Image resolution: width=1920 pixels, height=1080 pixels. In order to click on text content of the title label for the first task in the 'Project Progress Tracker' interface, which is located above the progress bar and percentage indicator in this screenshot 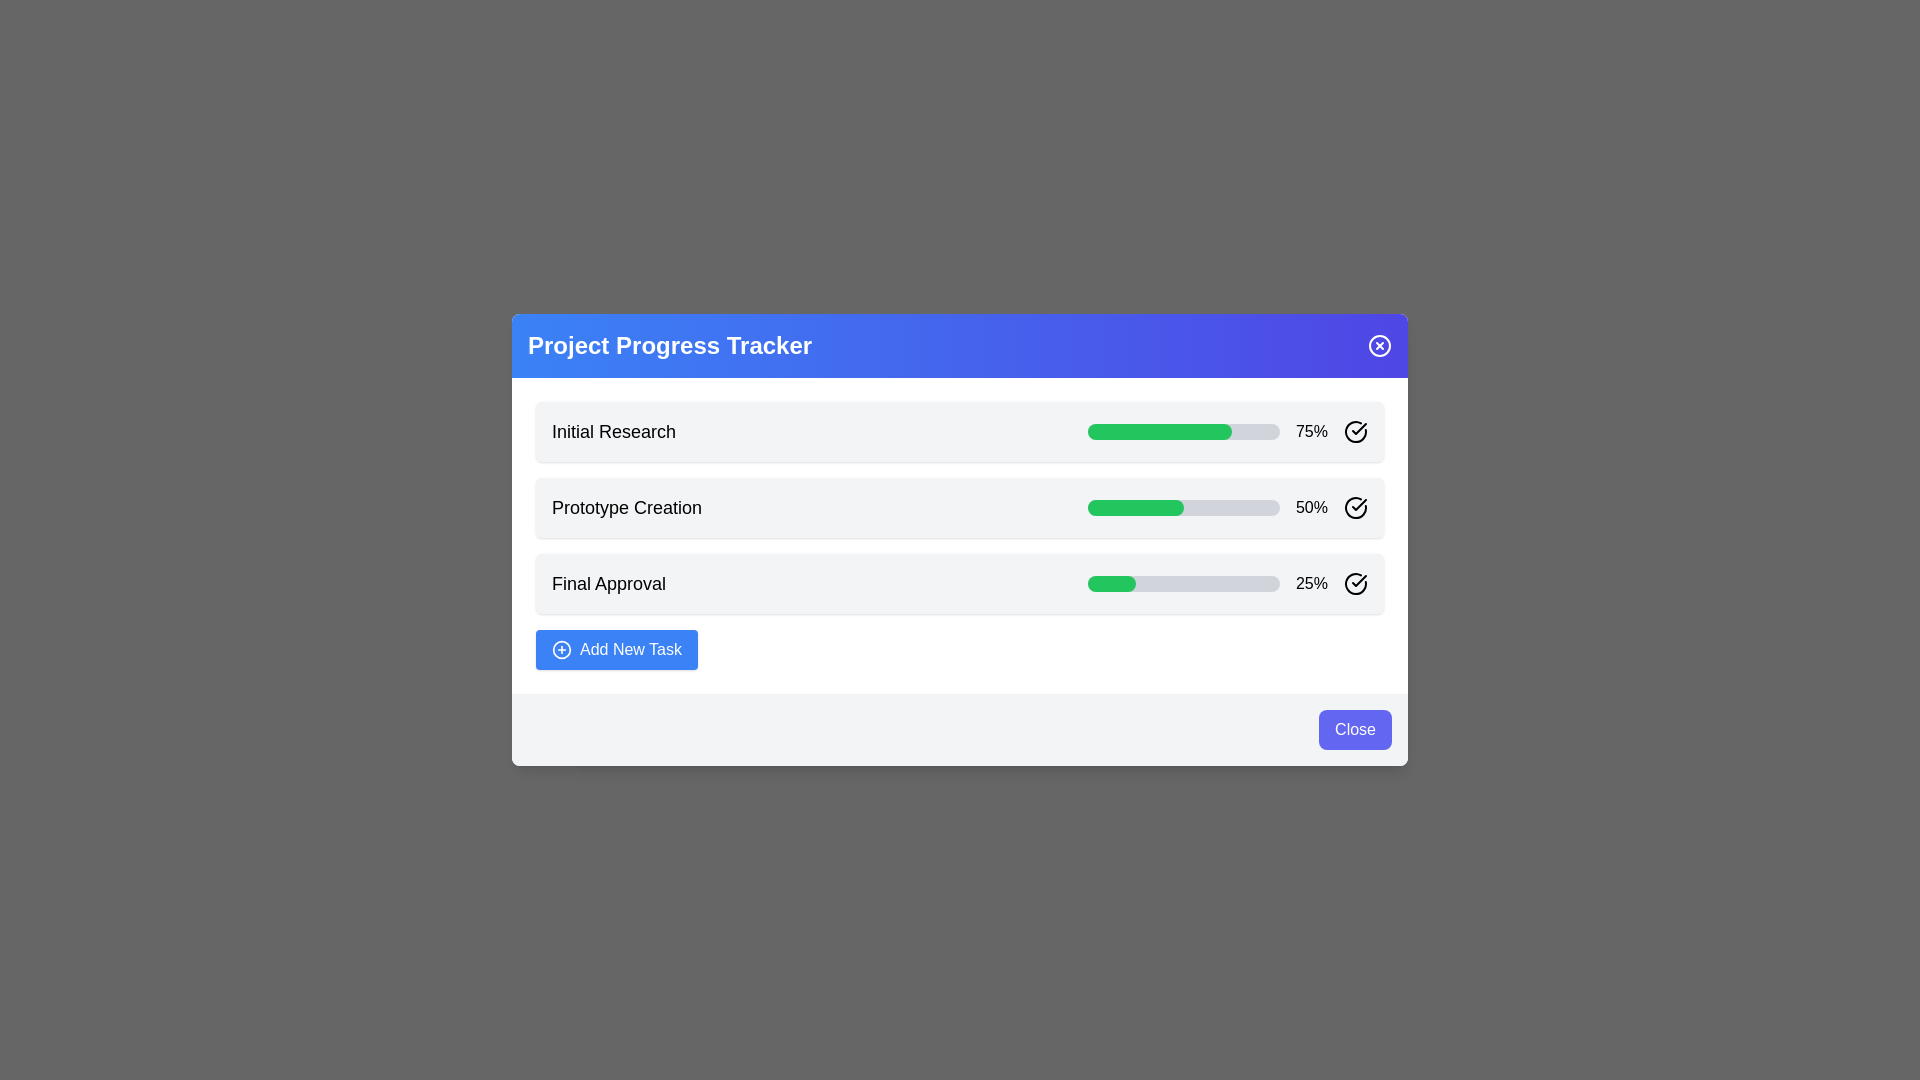, I will do `click(613, 431)`.